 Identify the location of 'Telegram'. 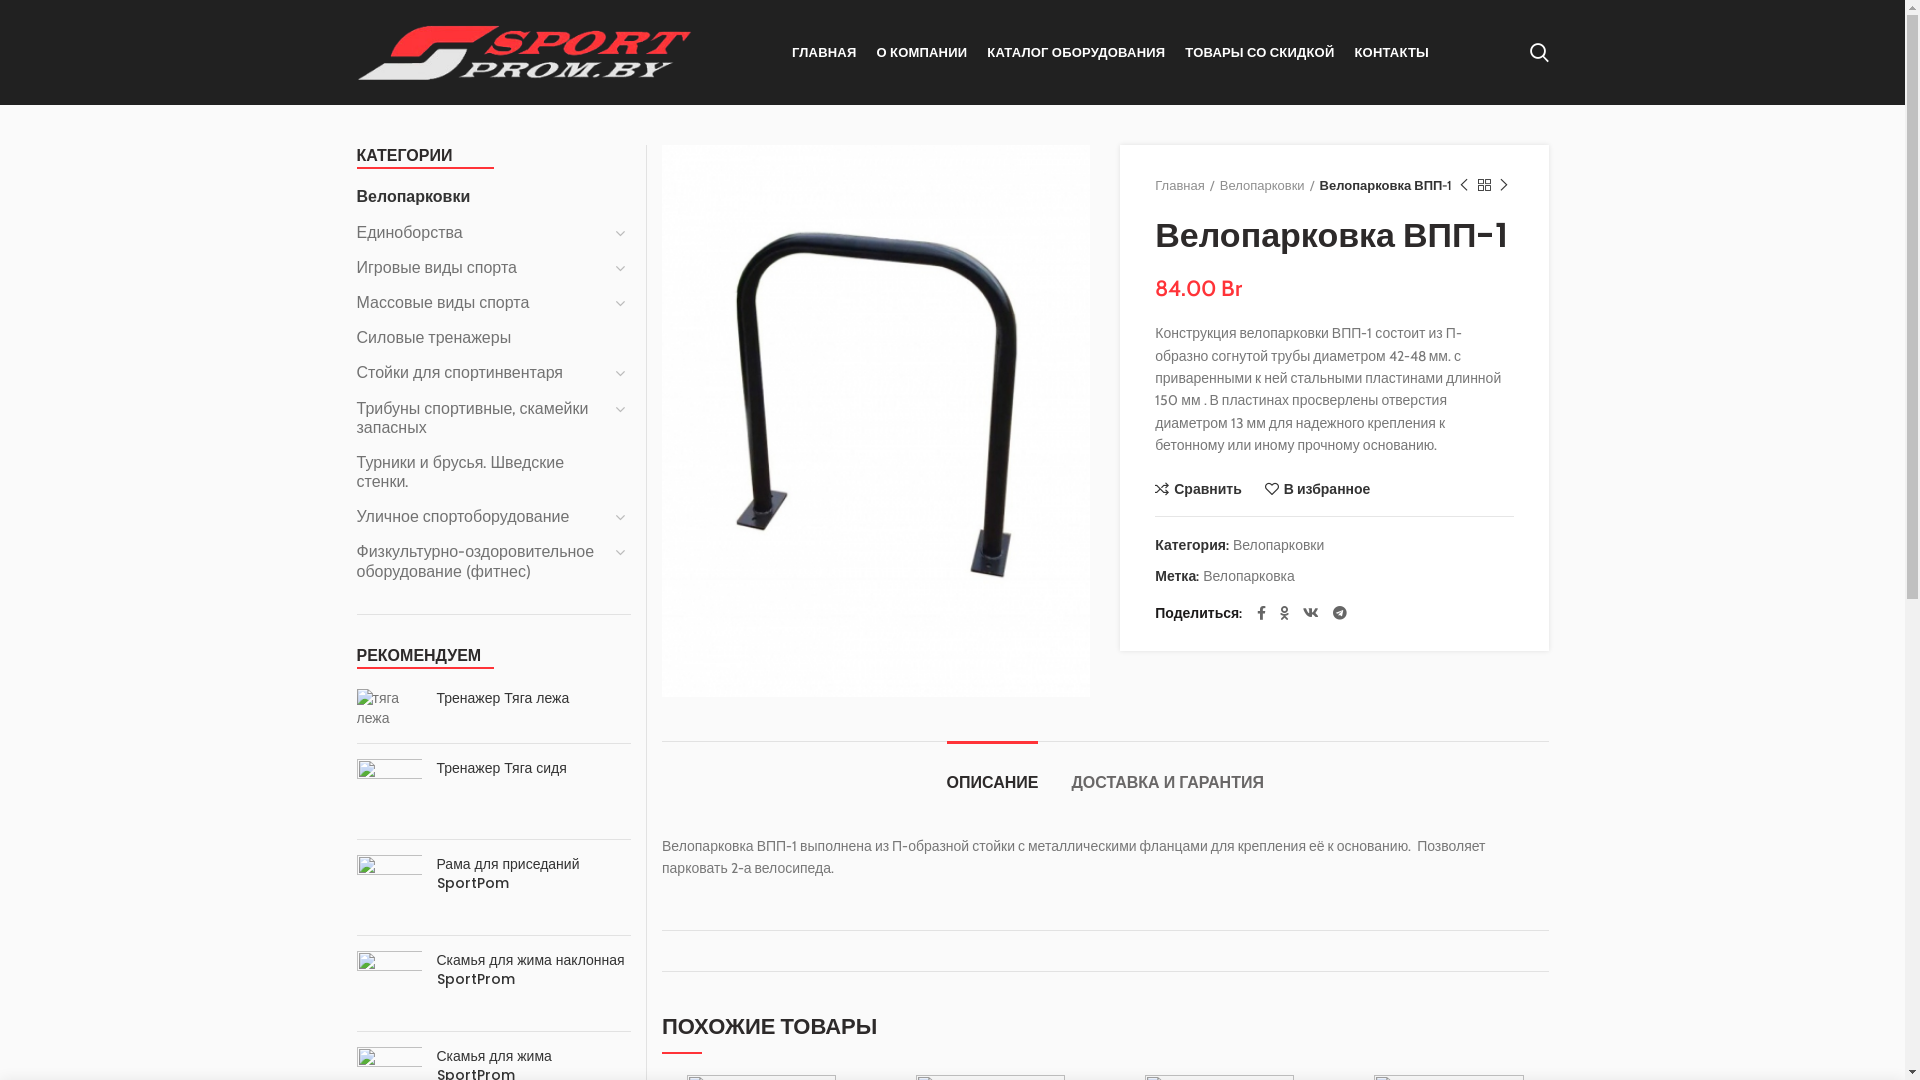
(1339, 612).